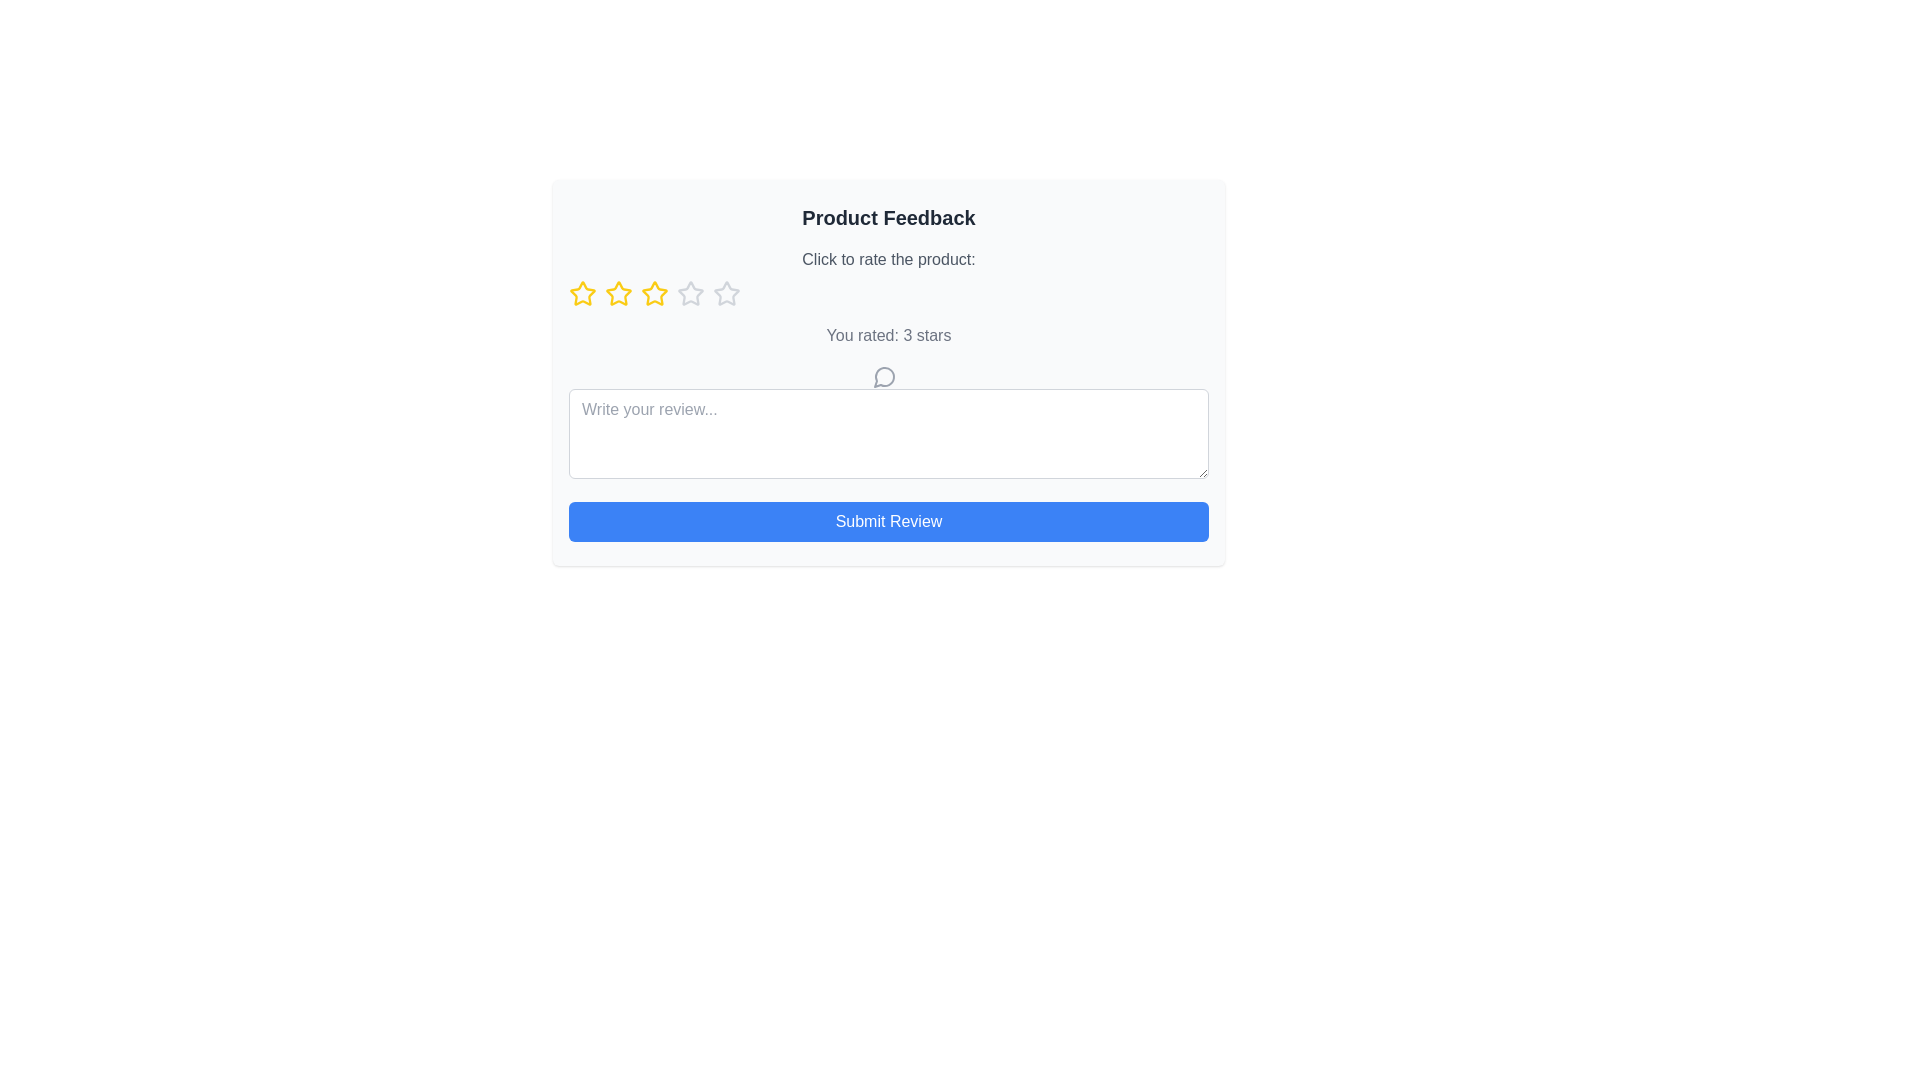  What do you see at coordinates (883, 375) in the screenshot?
I see `the decorative icon located to the left of the 'Write your review...' text input field and above the 'Submit Review' button in the feedback form` at bounding box center [883, 375].